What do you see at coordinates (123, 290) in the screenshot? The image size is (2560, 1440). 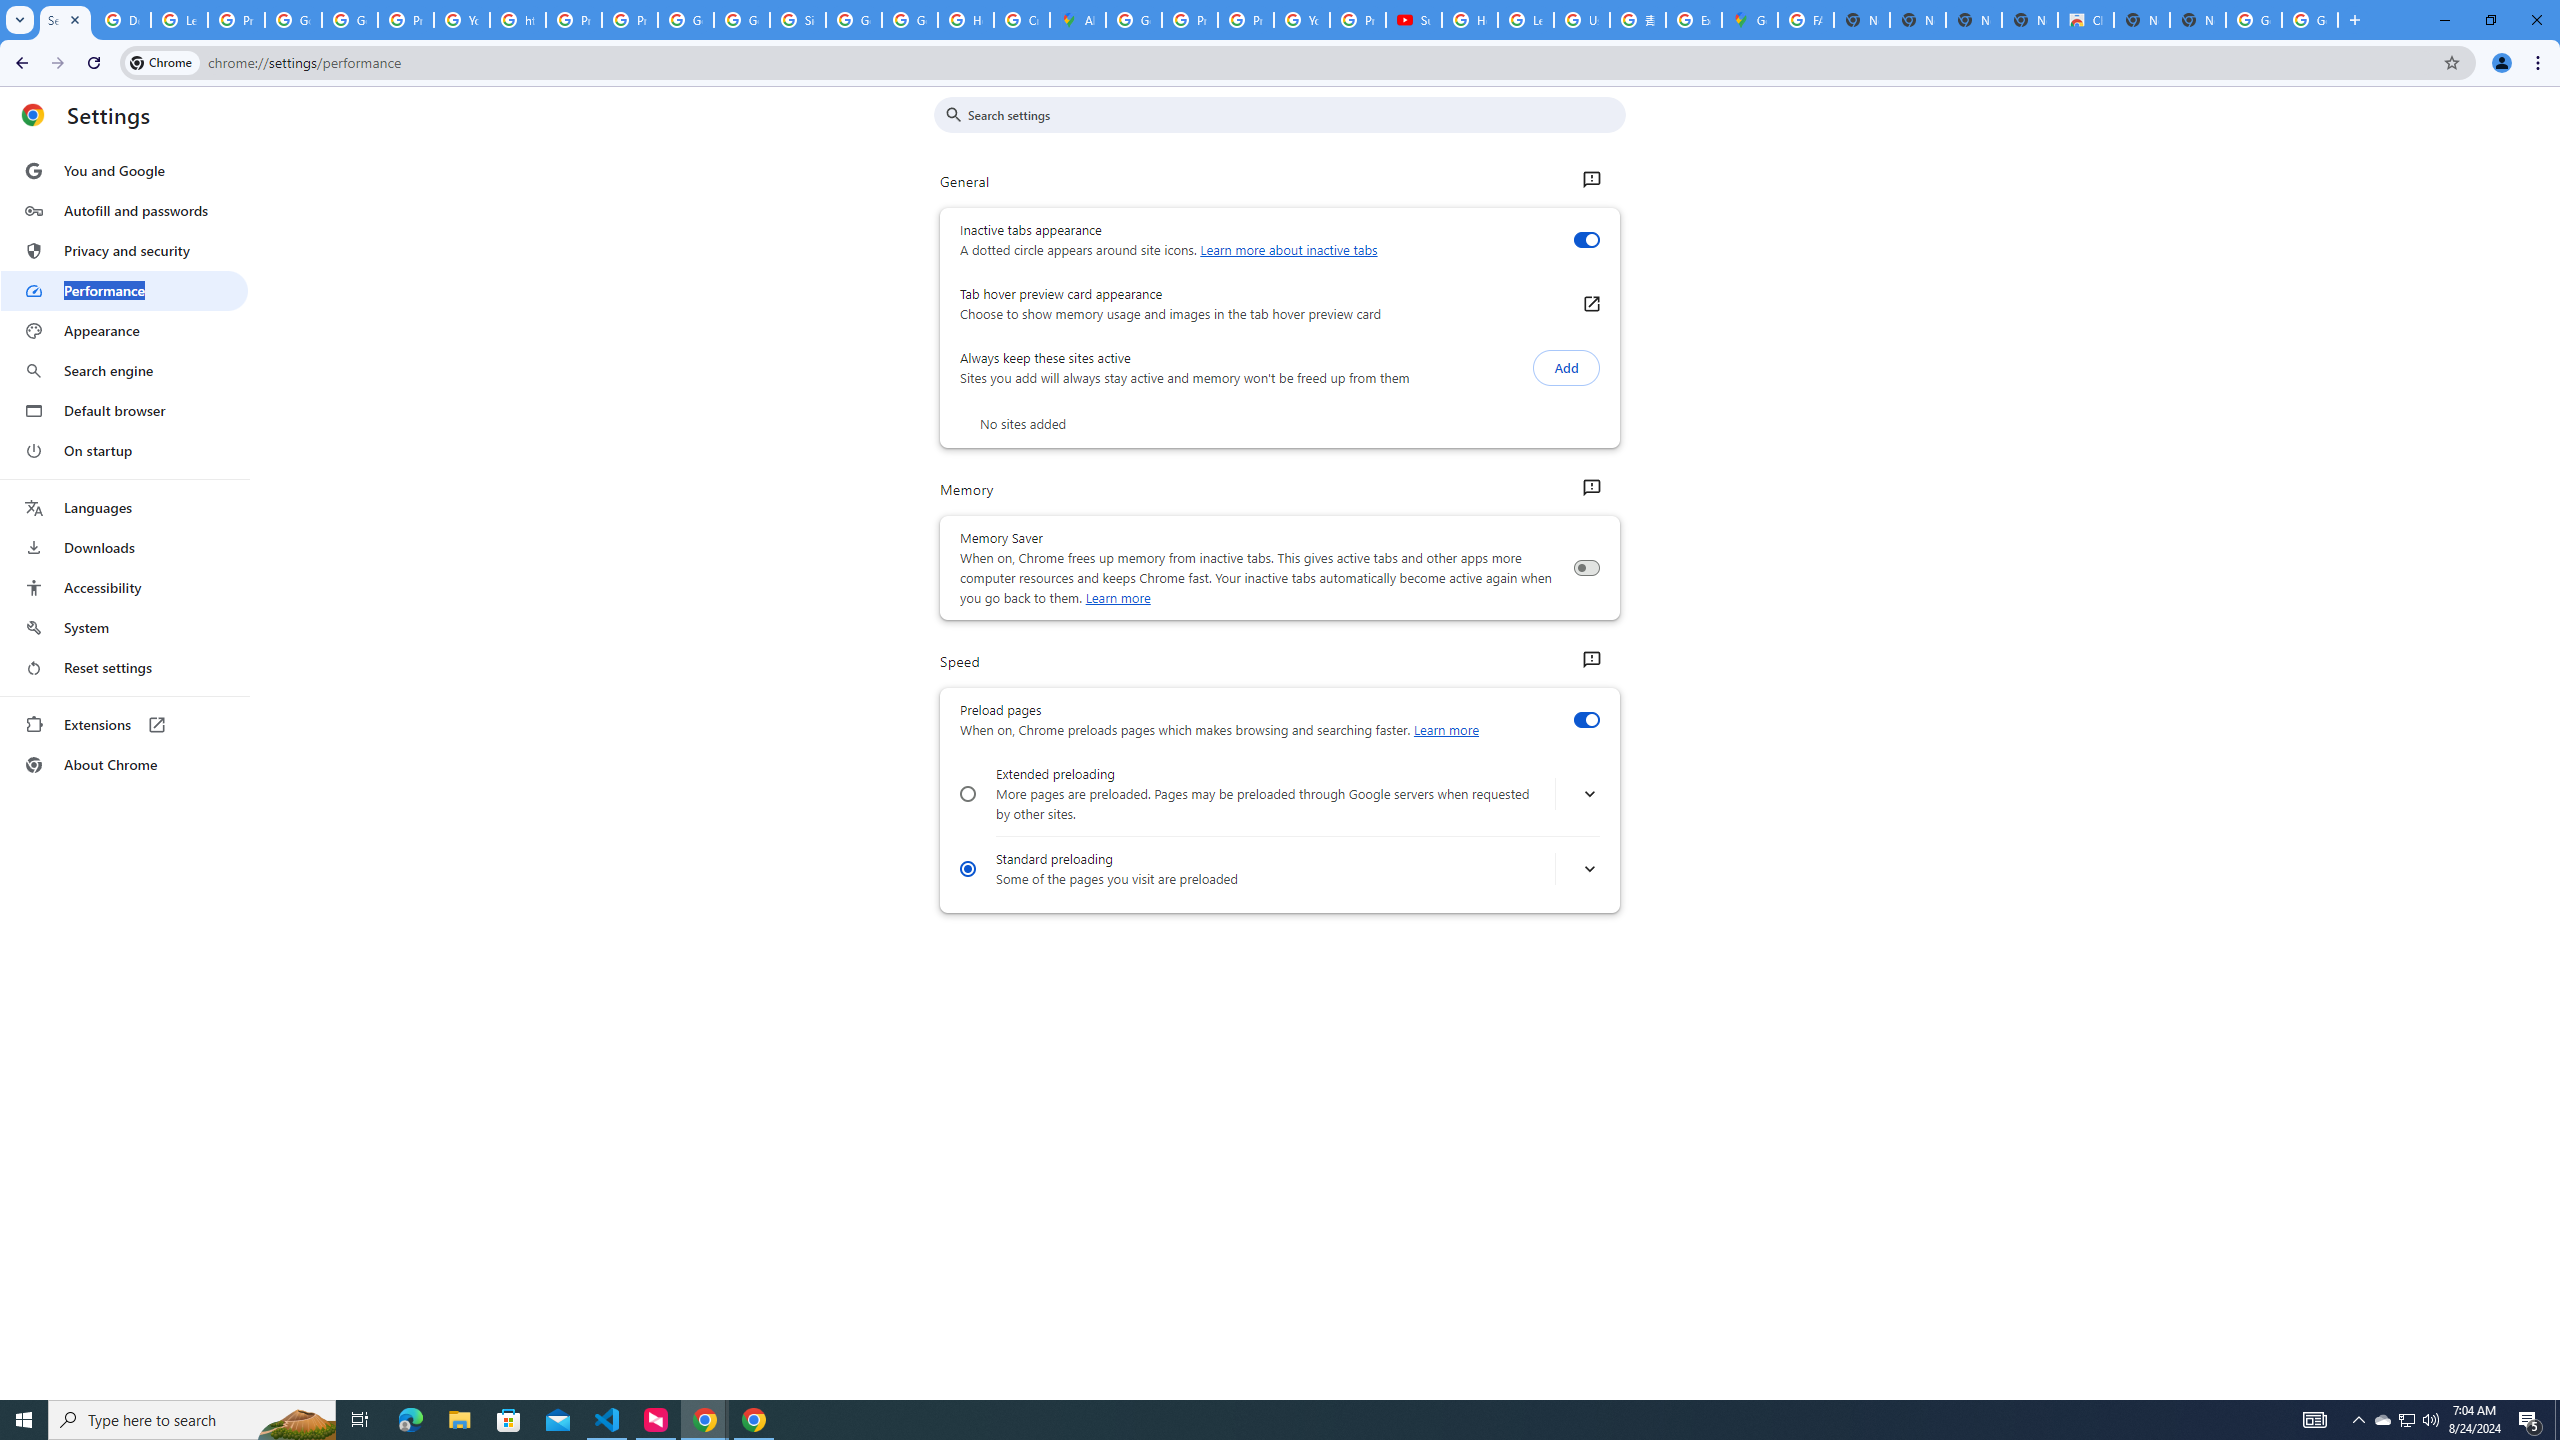 I see `'Performance'` at bounding box center [123, 290].